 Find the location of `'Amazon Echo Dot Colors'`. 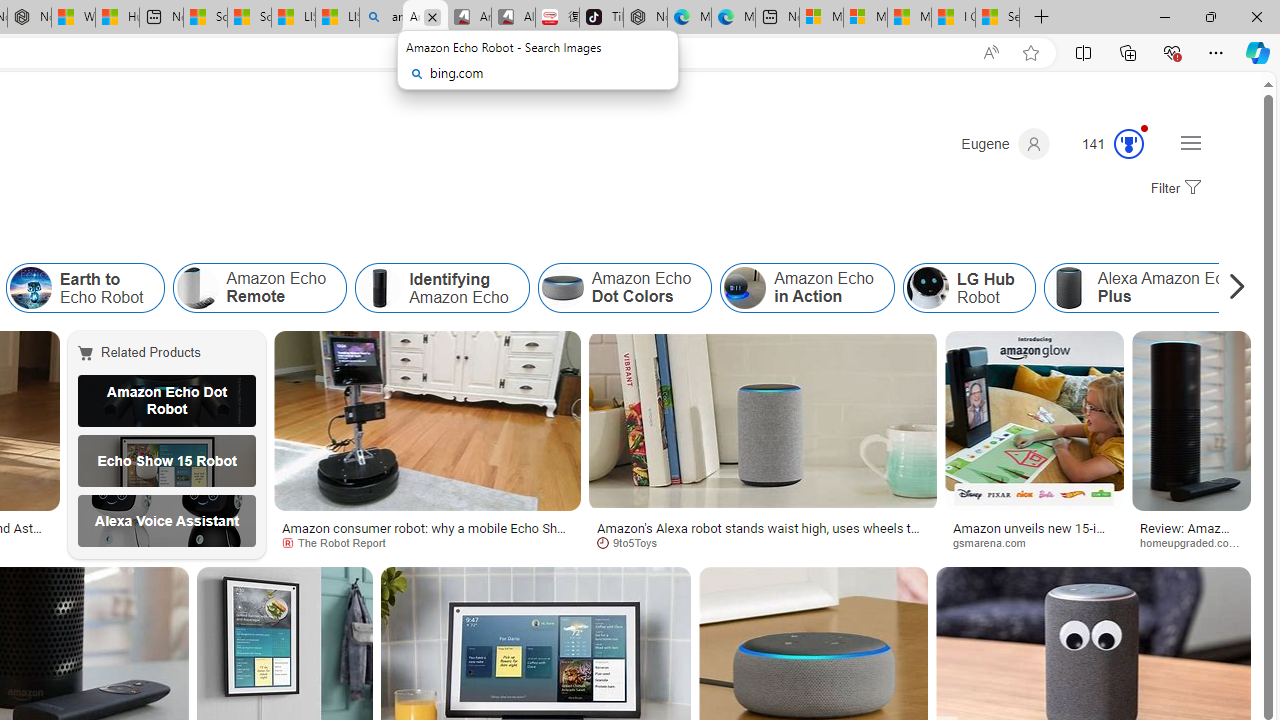

'Amazon Echo Dot Colors' is located at coordinates (623, 288).